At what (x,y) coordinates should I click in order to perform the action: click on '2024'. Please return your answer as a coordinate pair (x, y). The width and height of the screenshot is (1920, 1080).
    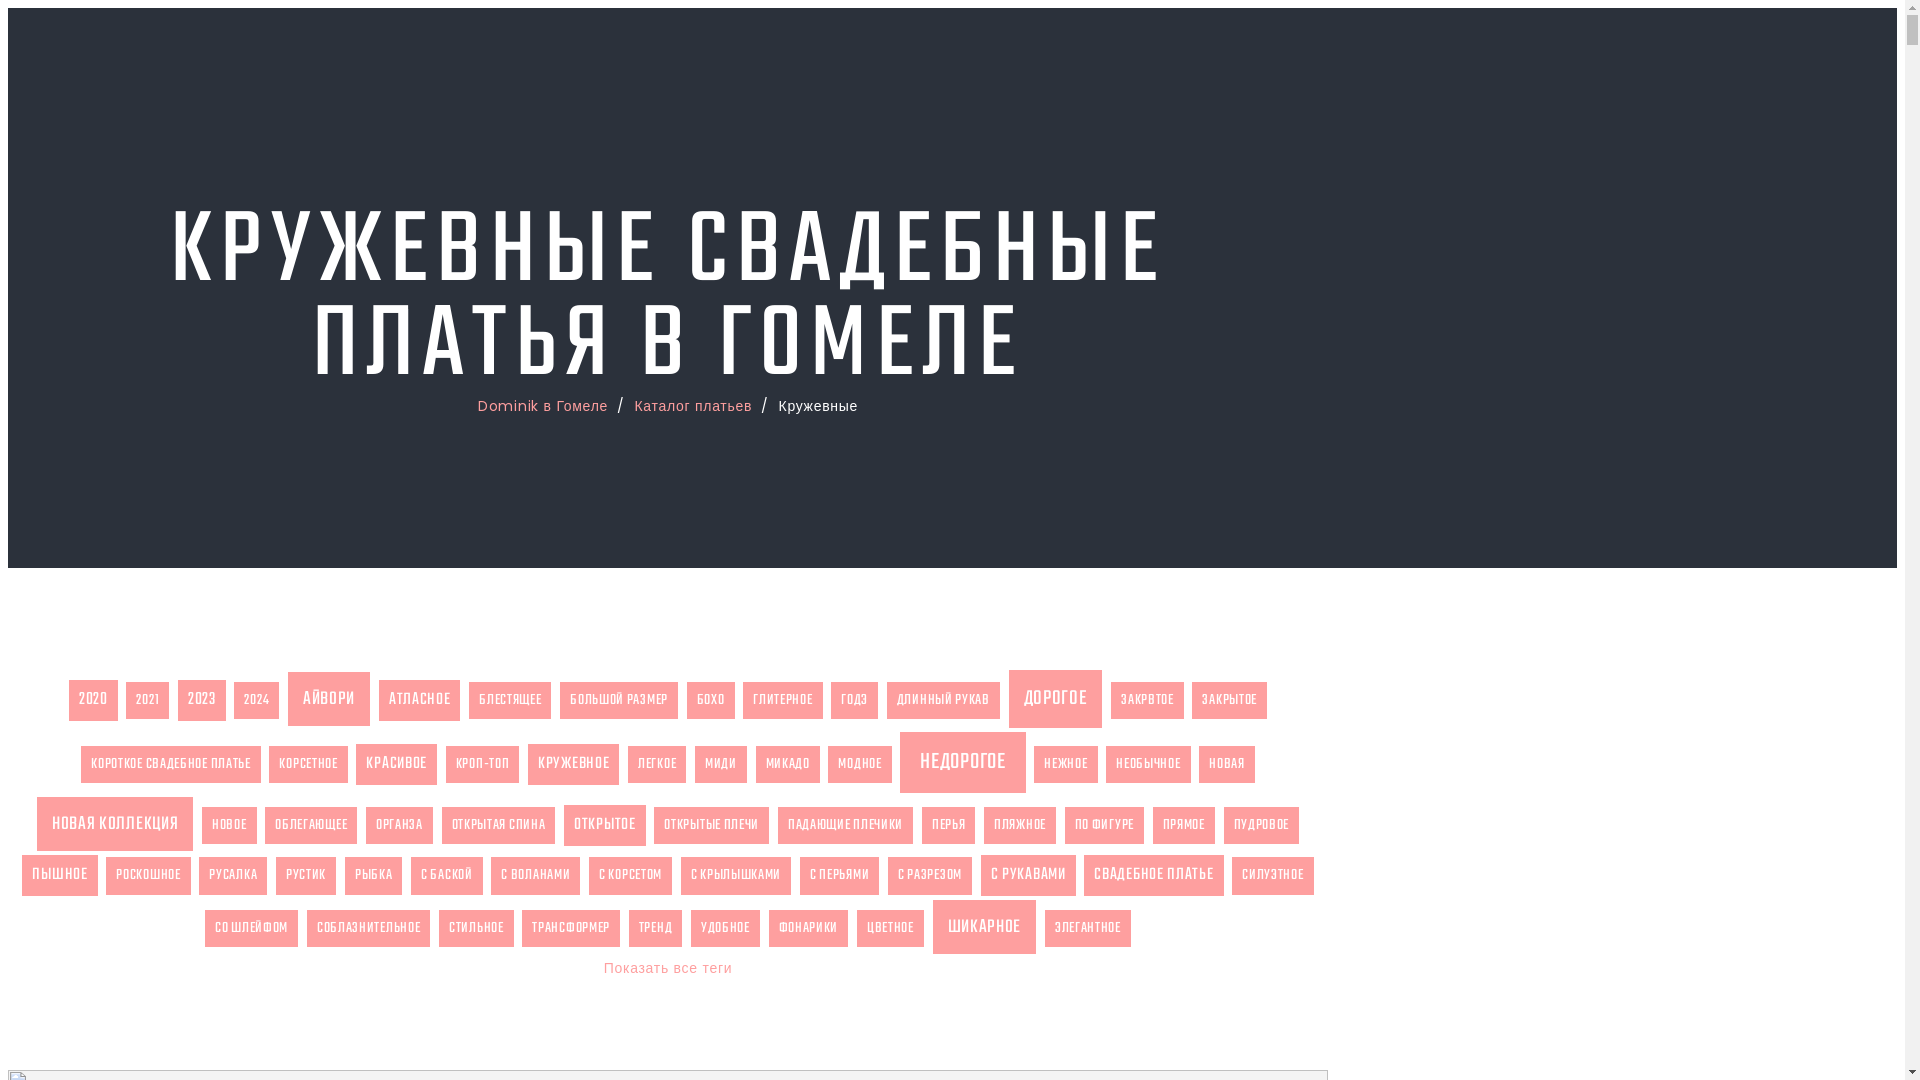
    Looking at the image, I should click on (255, 699).